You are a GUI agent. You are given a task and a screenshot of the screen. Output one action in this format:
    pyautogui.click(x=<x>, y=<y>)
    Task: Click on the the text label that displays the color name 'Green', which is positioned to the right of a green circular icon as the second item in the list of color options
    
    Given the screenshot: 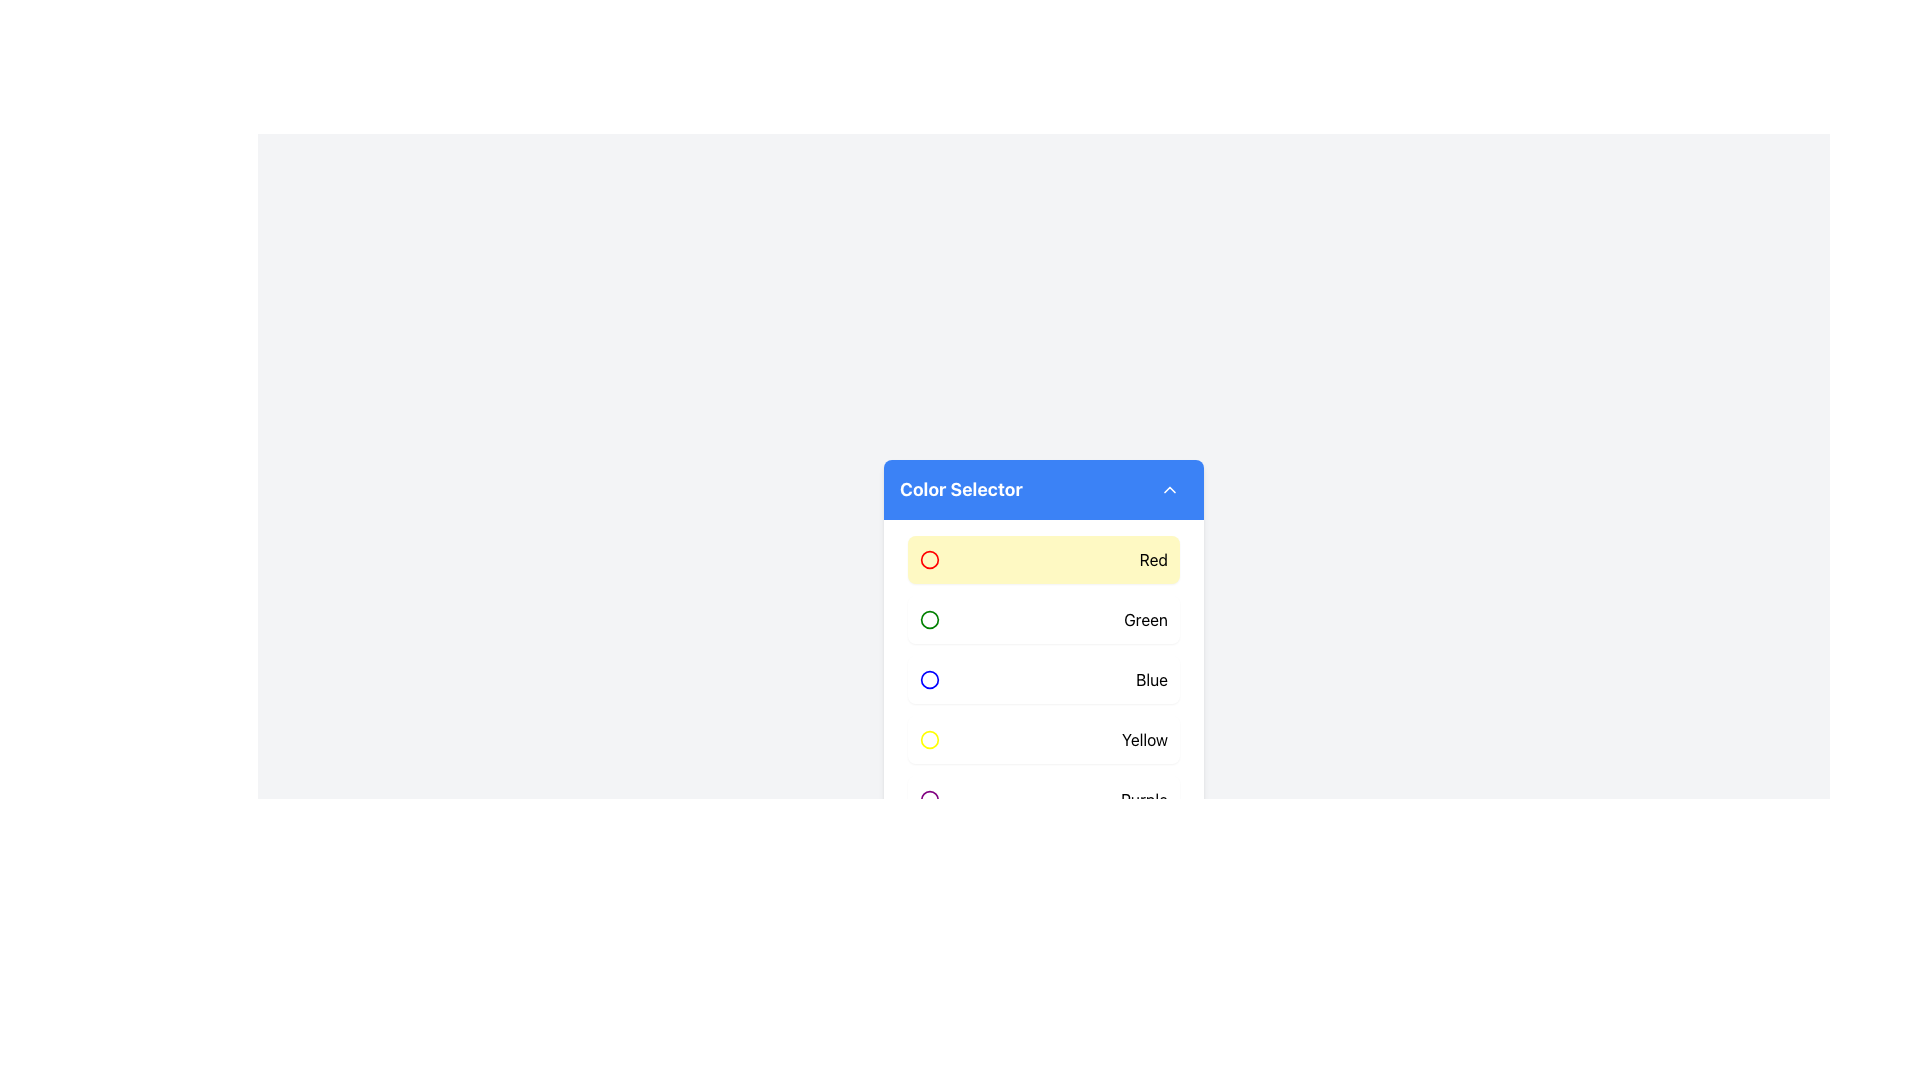 What is the action you would take?
    pyautogui.click(x=1146, y=619)
    